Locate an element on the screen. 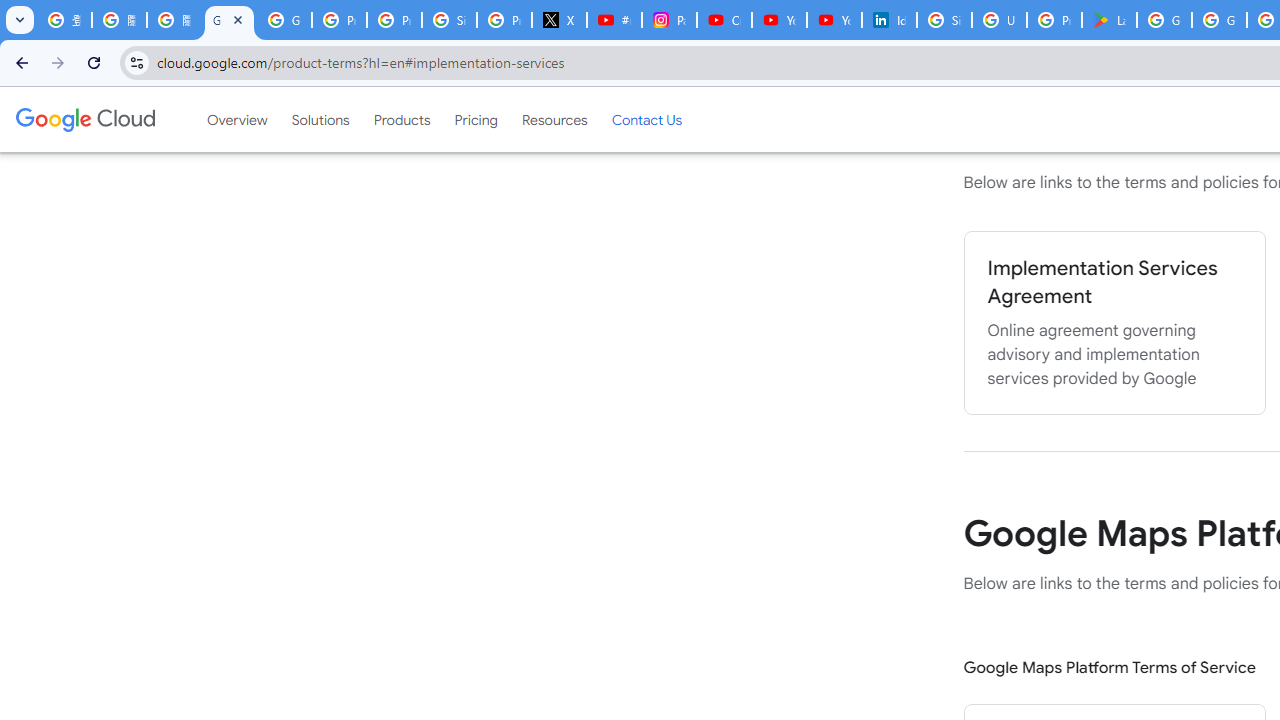 This screenshot has height=720, width=1280. '#nbabasketballhighlights - YouTube' is located at coordinates (614, 20).